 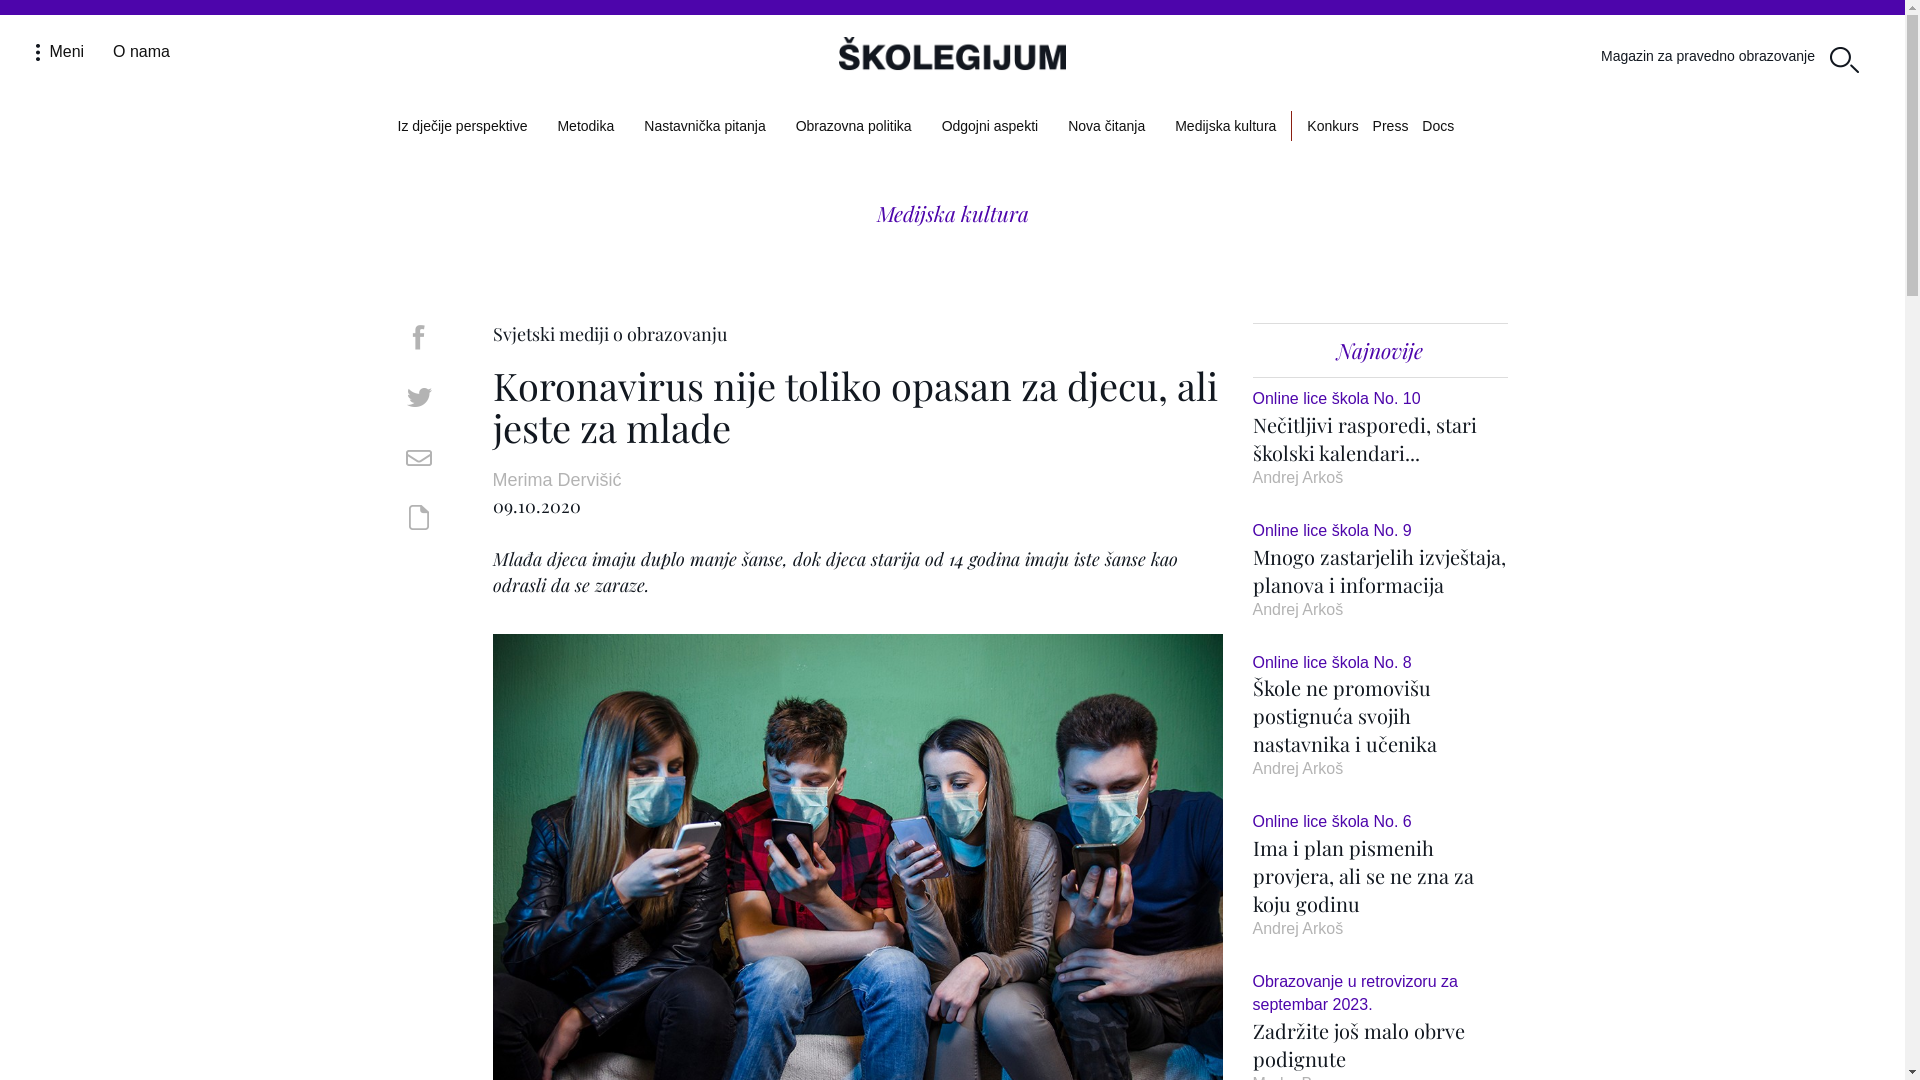 I want to click on 'Metodika', so click(x=584, y=126).